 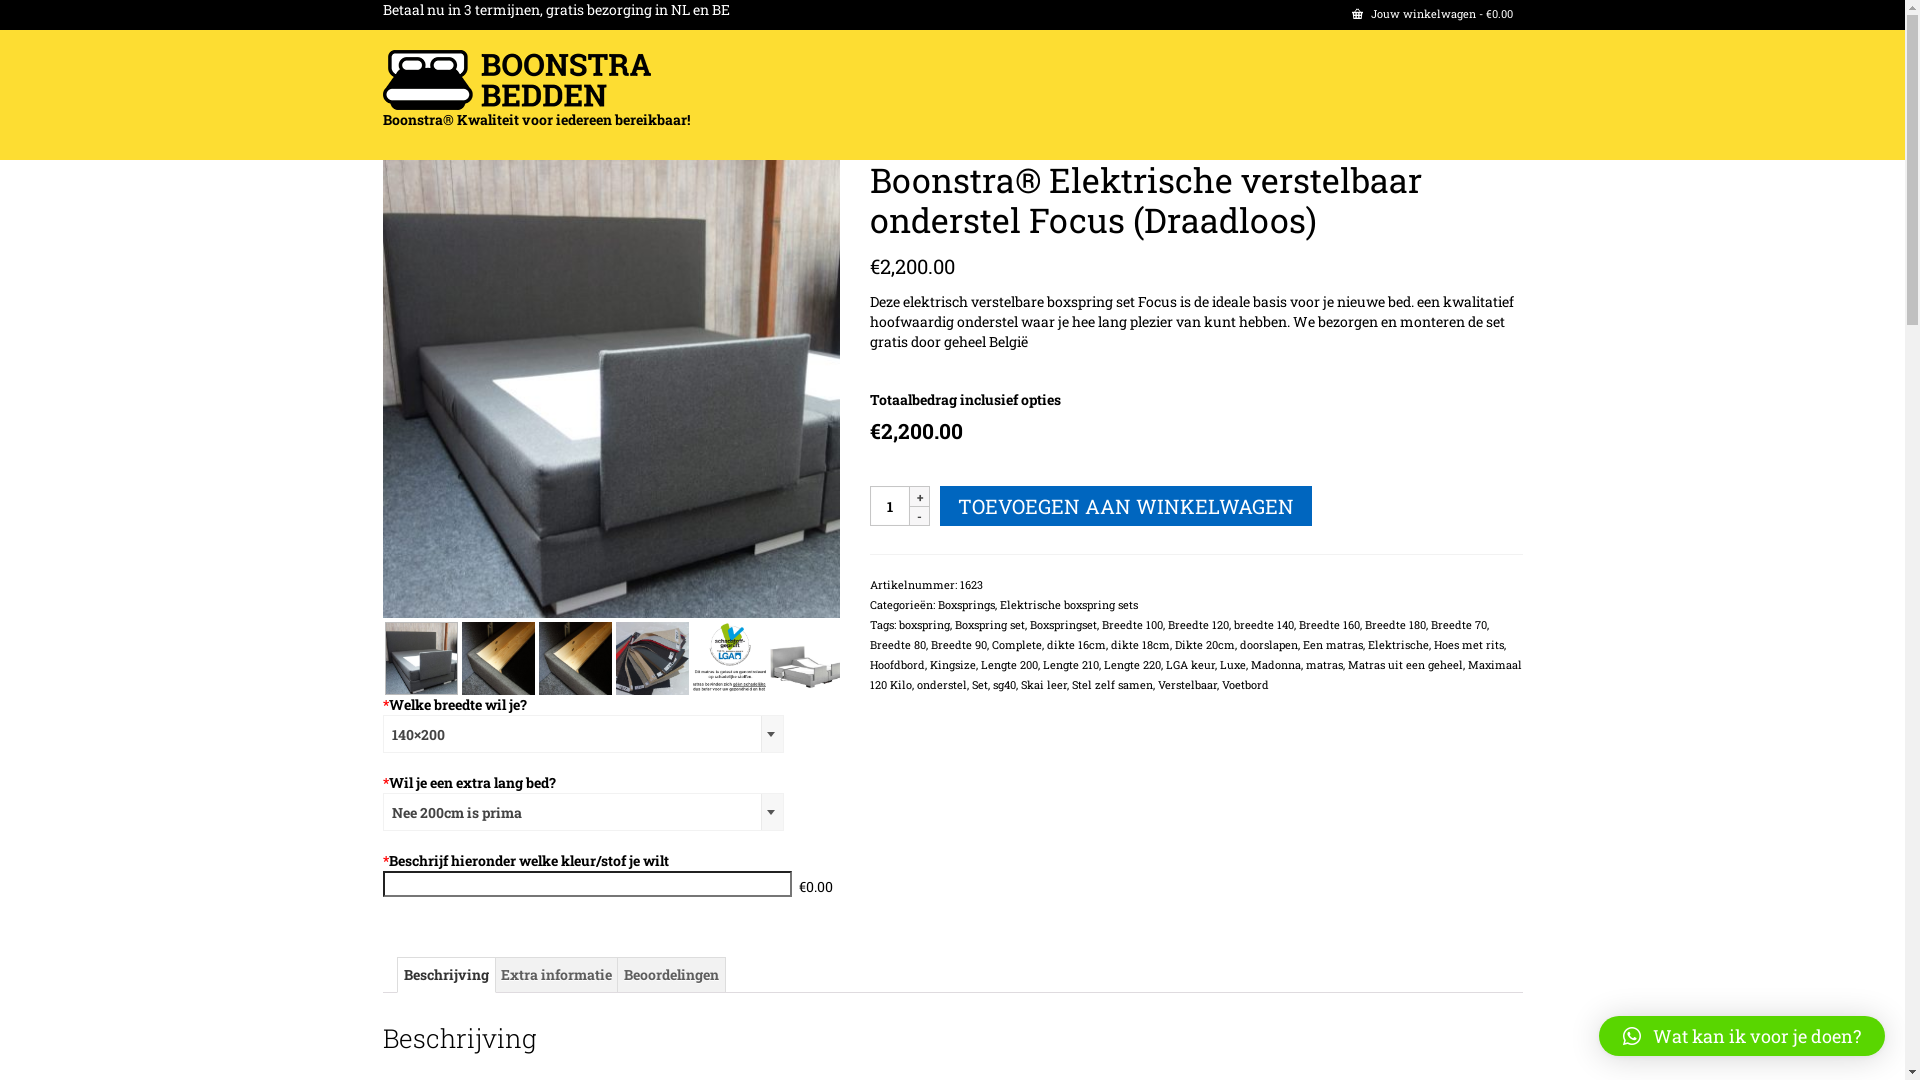 I want to click on 'Elektrische boxspring sets', so click(x=999, y=603).